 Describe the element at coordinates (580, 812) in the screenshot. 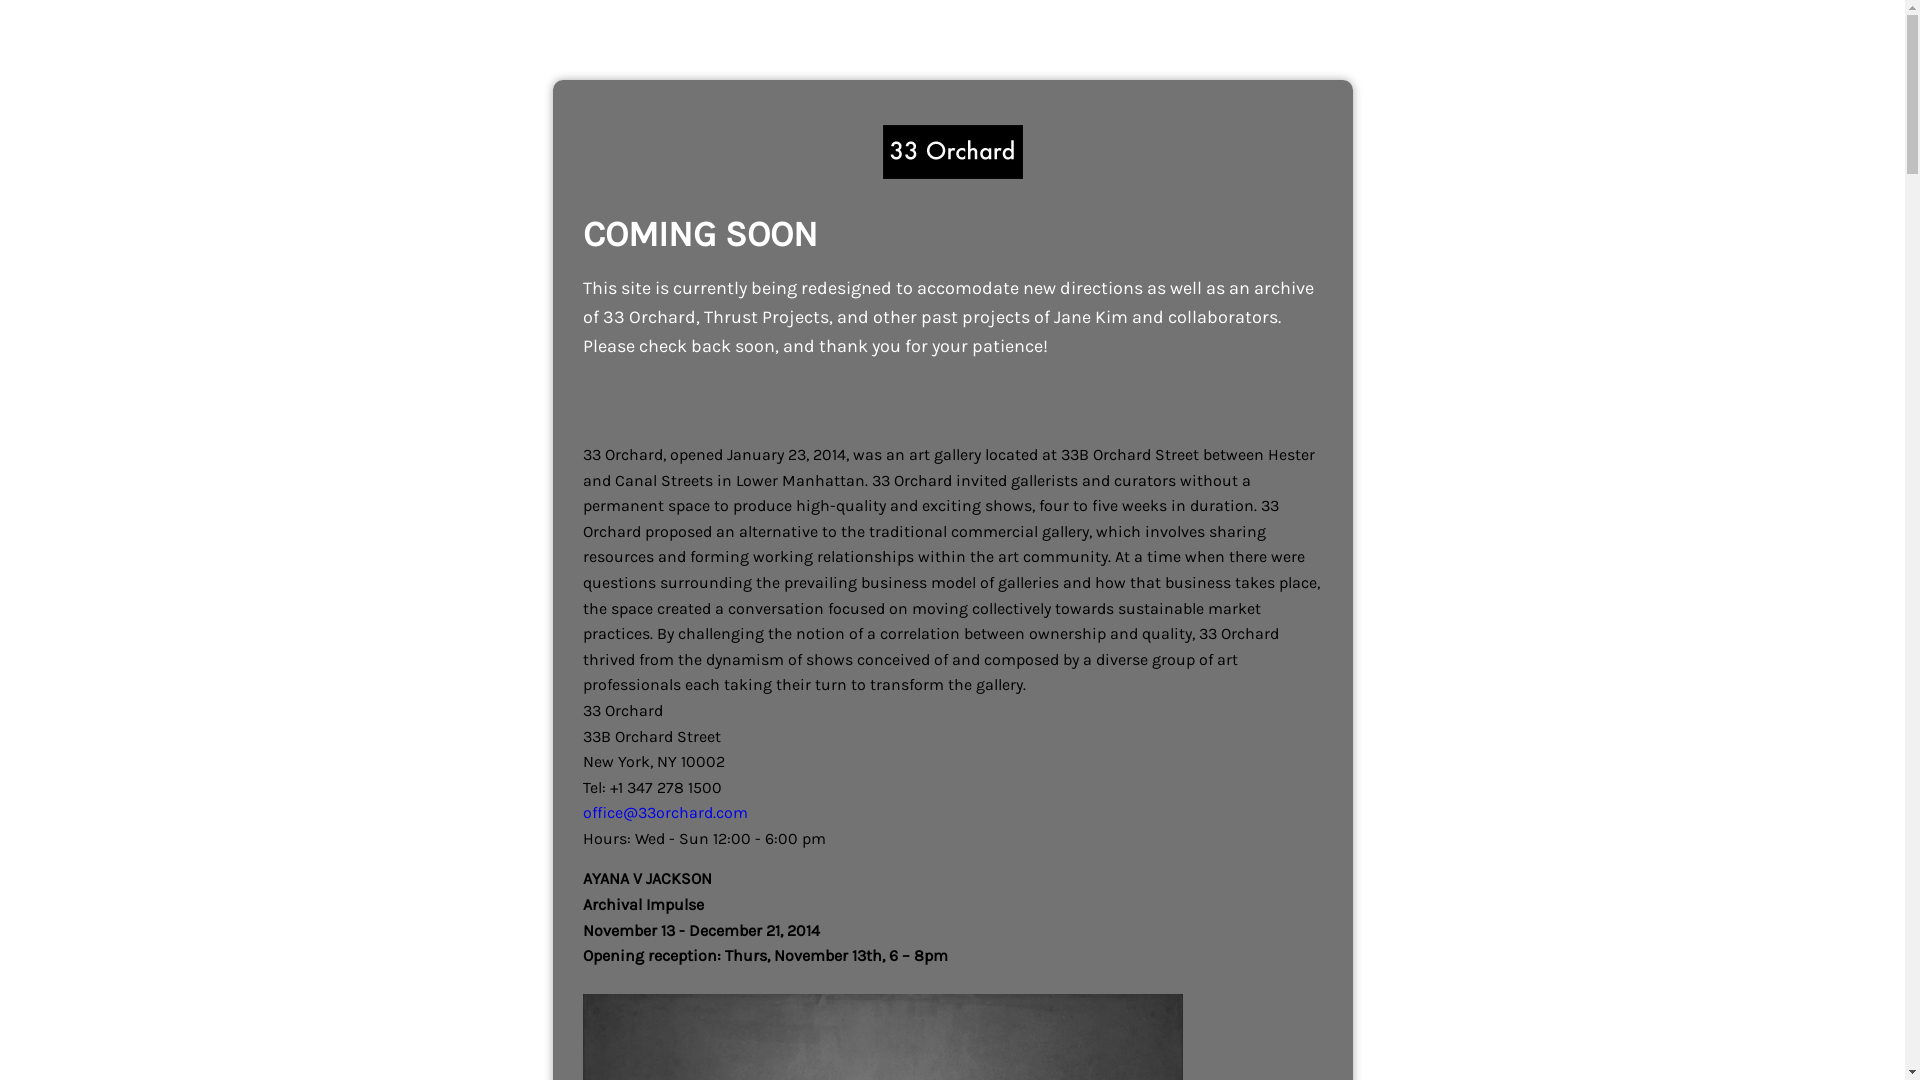

I see `'office@33orchard.com'` at that location.